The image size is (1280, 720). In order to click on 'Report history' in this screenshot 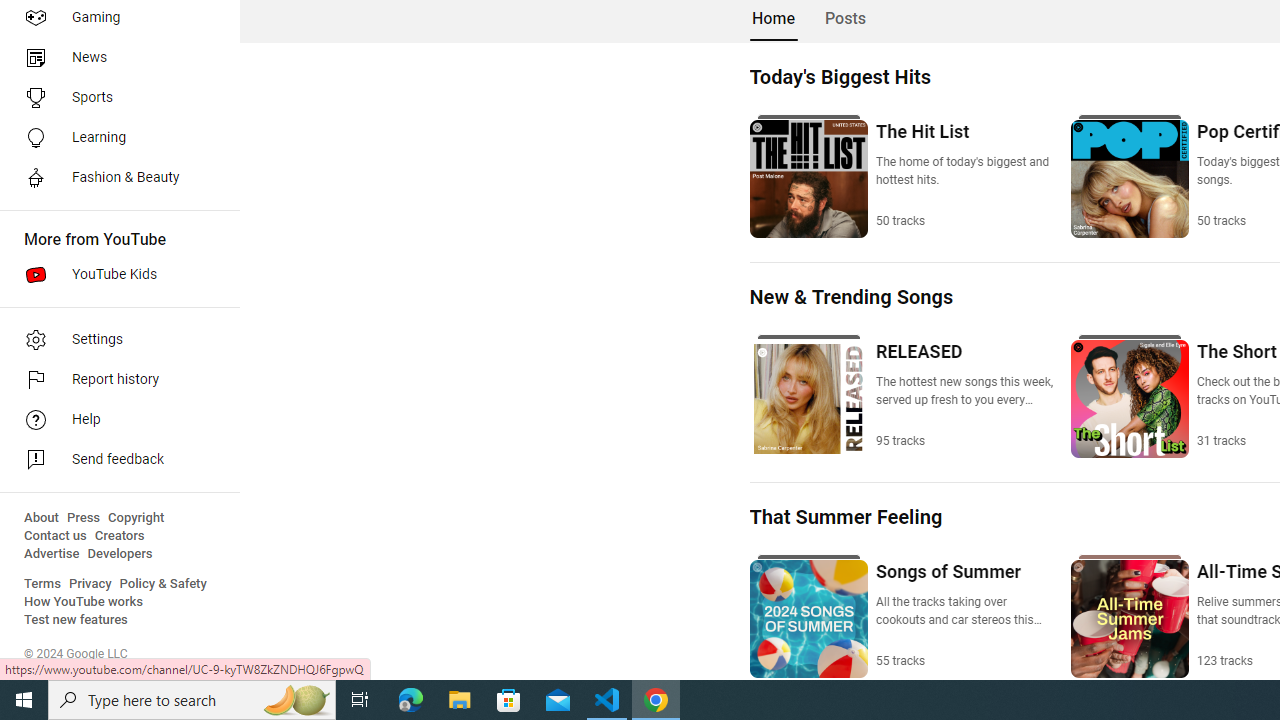, I will do `click(112, 380)`.